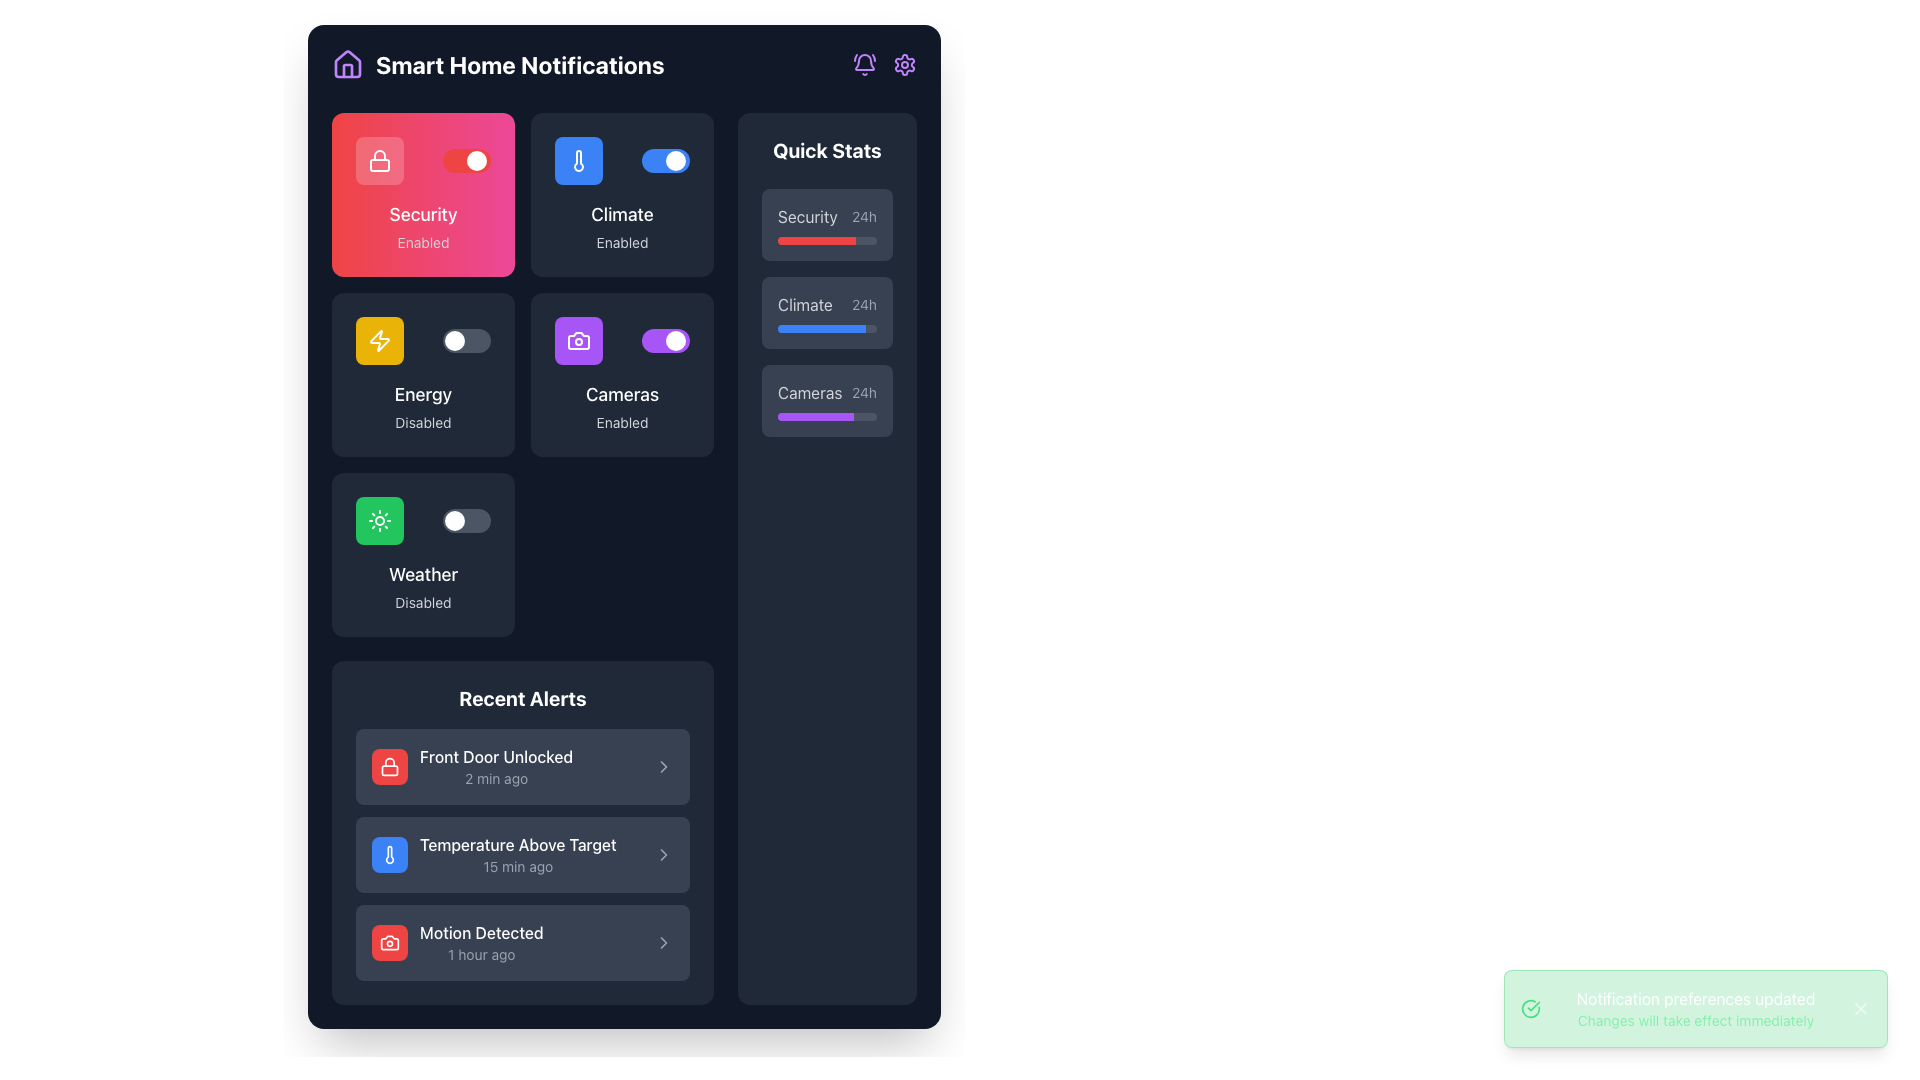  What do you see at coordinates (621, 394) in the screenshot?
I see `the 'Cameras' text label in the smart home notifications interface` at bounding box center [621, 394].